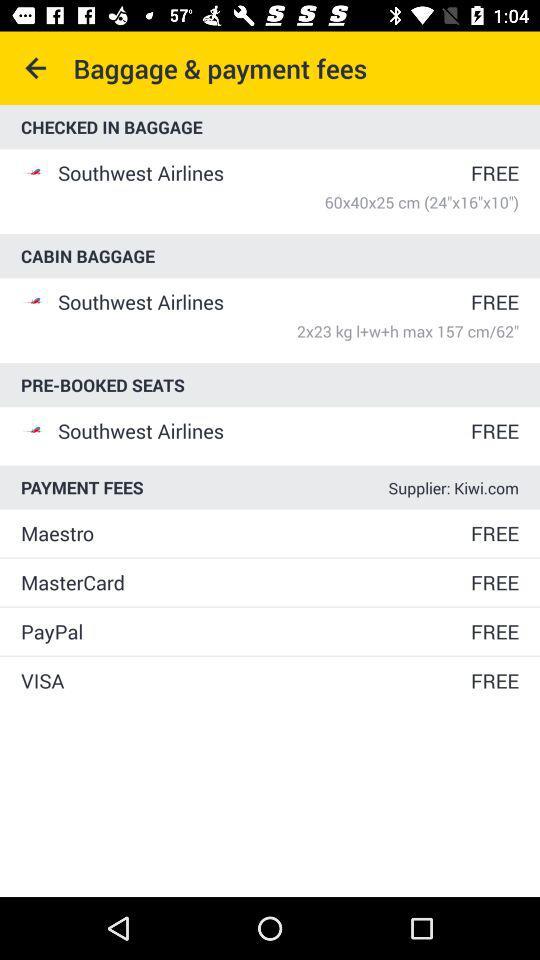 This screenshot has width=540, height=960. Describe the element at coordinates (244, 680) in the screenshot. I see `icon below paypal item` at that location.